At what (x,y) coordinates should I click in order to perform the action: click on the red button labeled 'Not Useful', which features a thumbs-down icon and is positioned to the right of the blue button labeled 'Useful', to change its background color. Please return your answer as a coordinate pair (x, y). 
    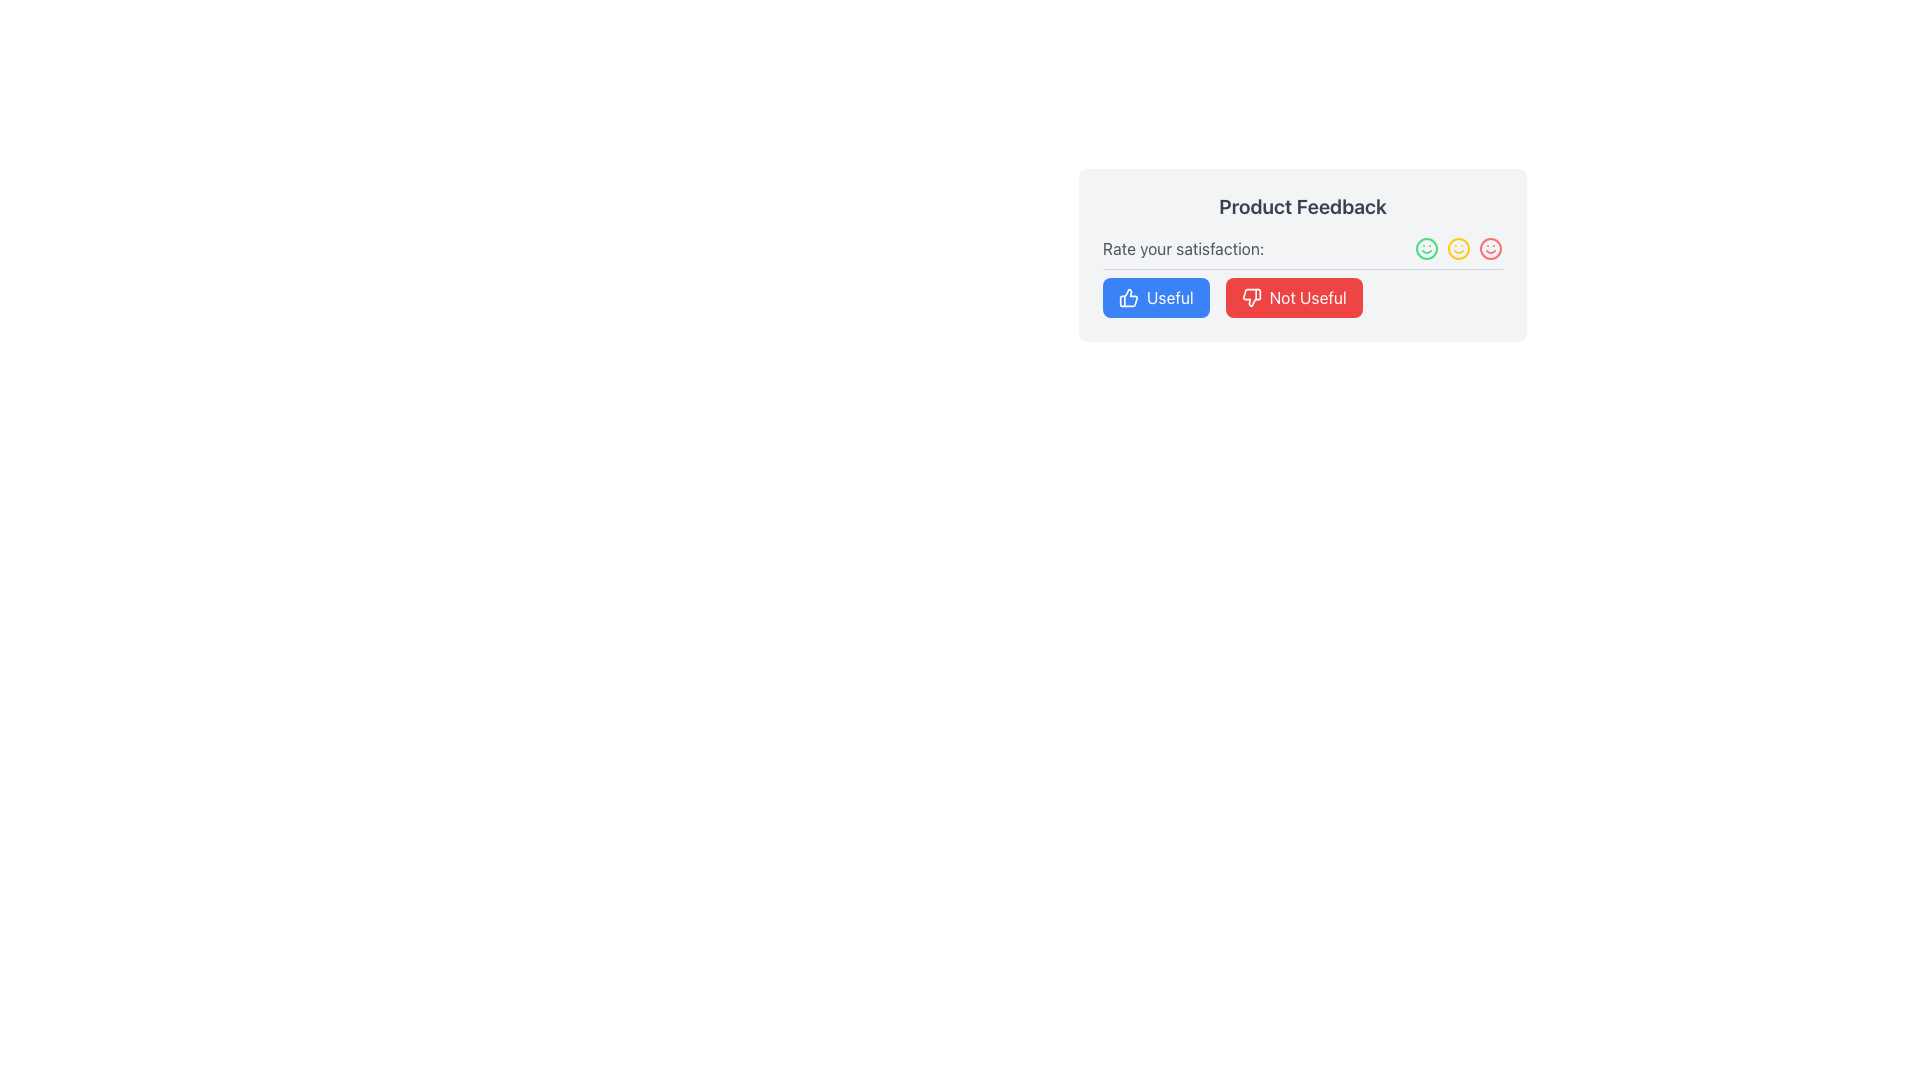
    Looking at the image, I should click on (1294, 297).